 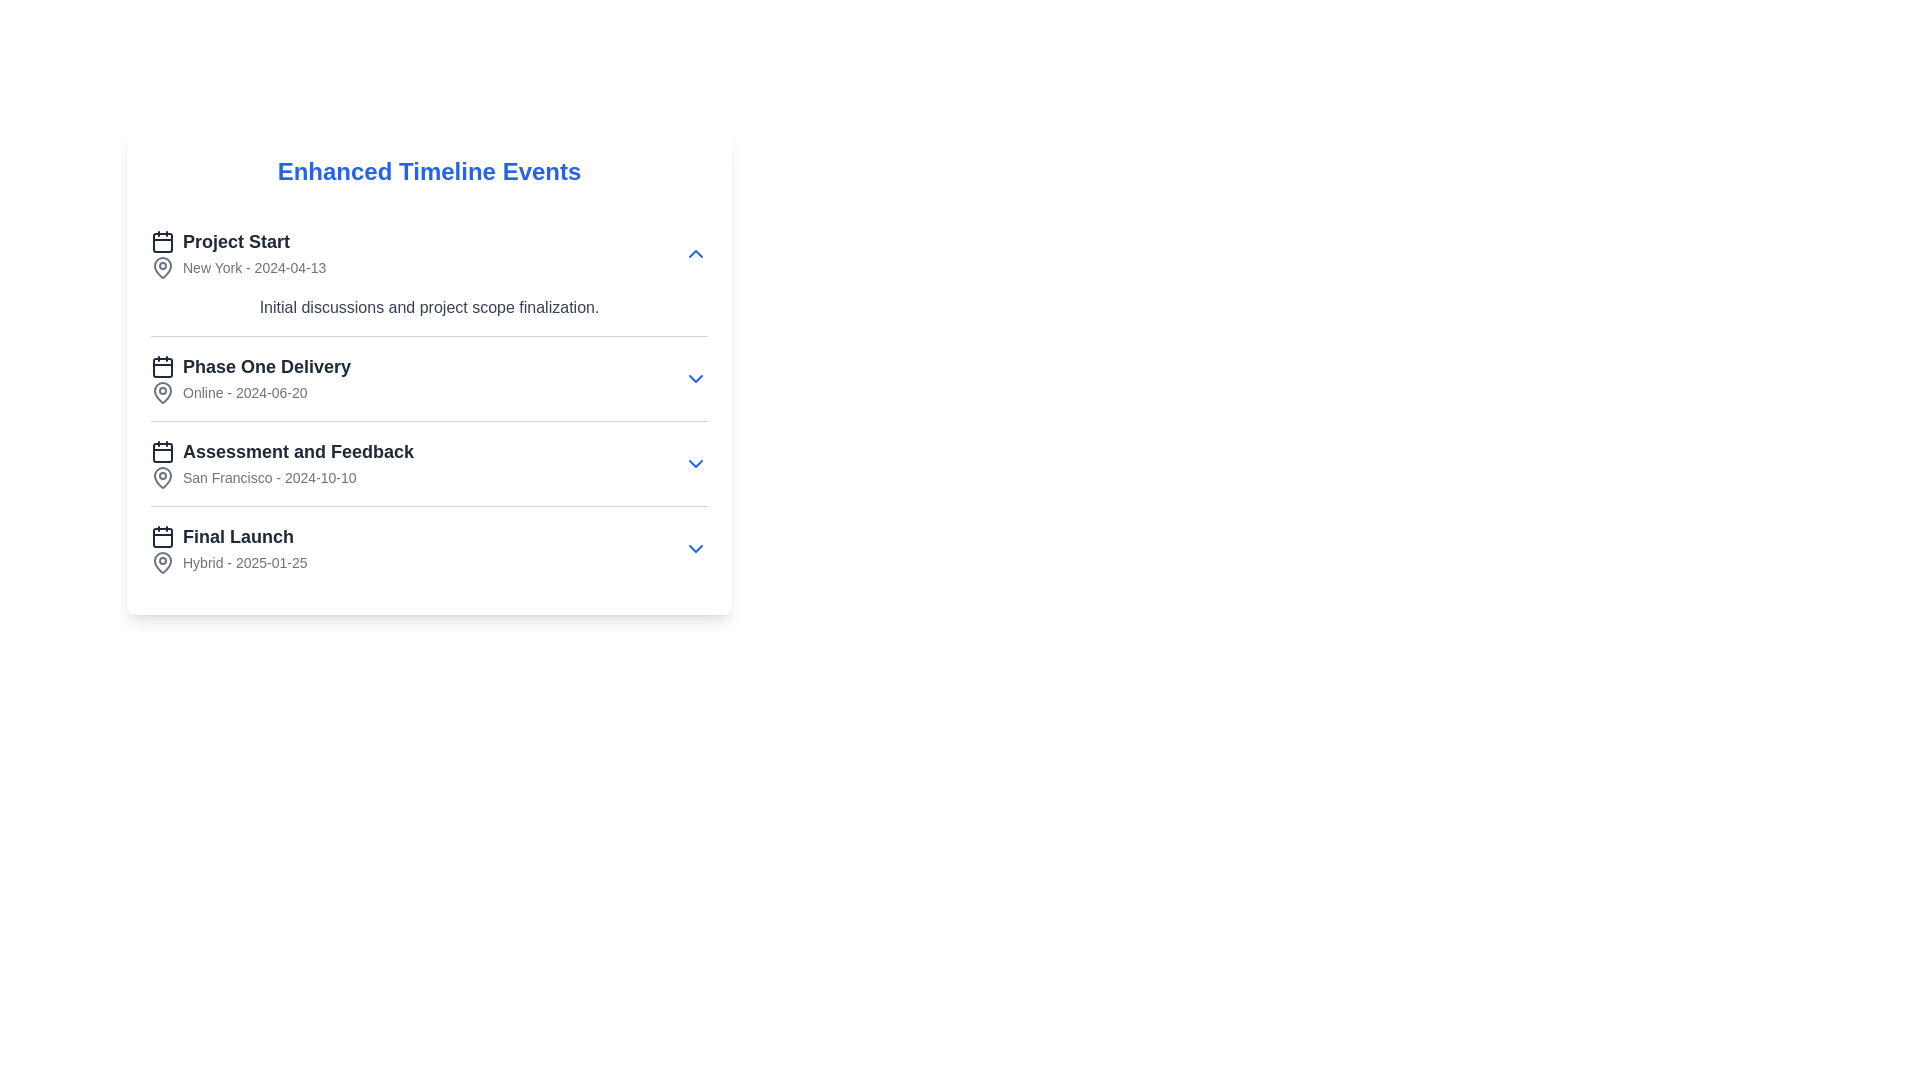 What do you see at coordinates (163, 536) in the screenshot?
I see `the SVG Rectangle that represents the body of the calendar layout for the 'Final Launch' entry in the 'Enhanced Timeline Events' section` at bounding box center [163, 536].